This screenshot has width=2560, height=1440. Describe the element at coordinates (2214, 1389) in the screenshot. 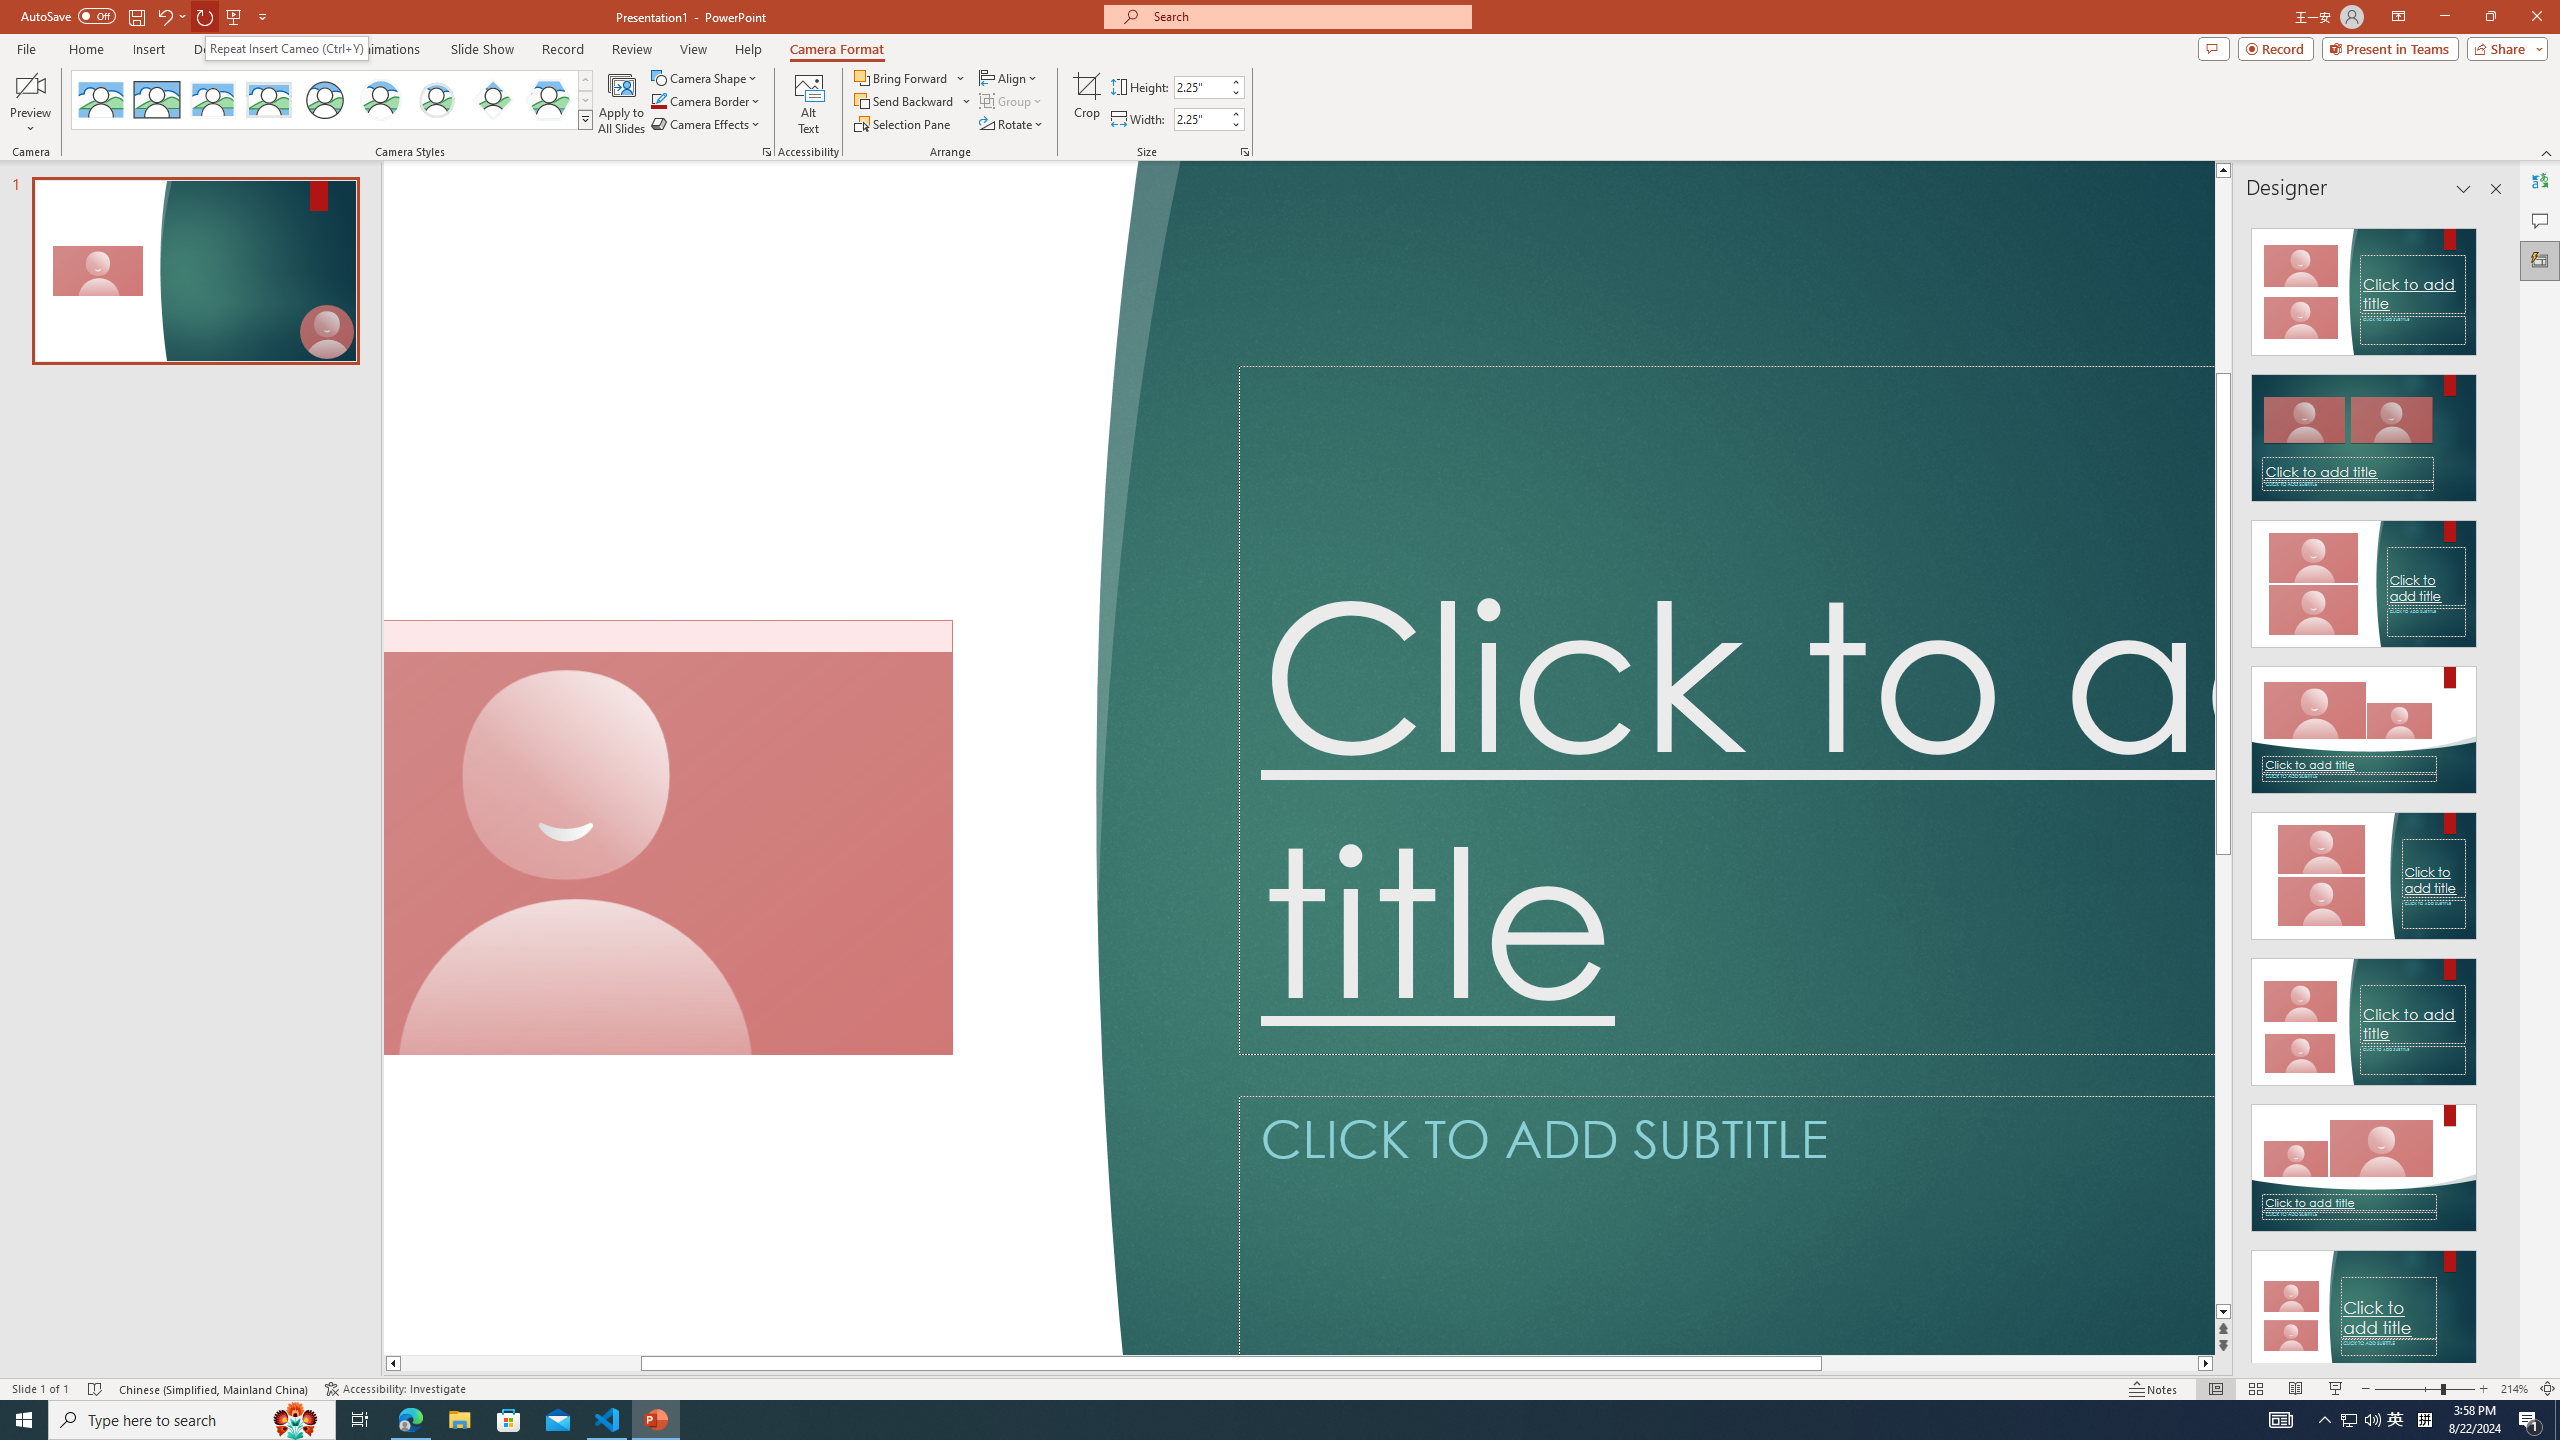

I see `'Normal'` at that location.